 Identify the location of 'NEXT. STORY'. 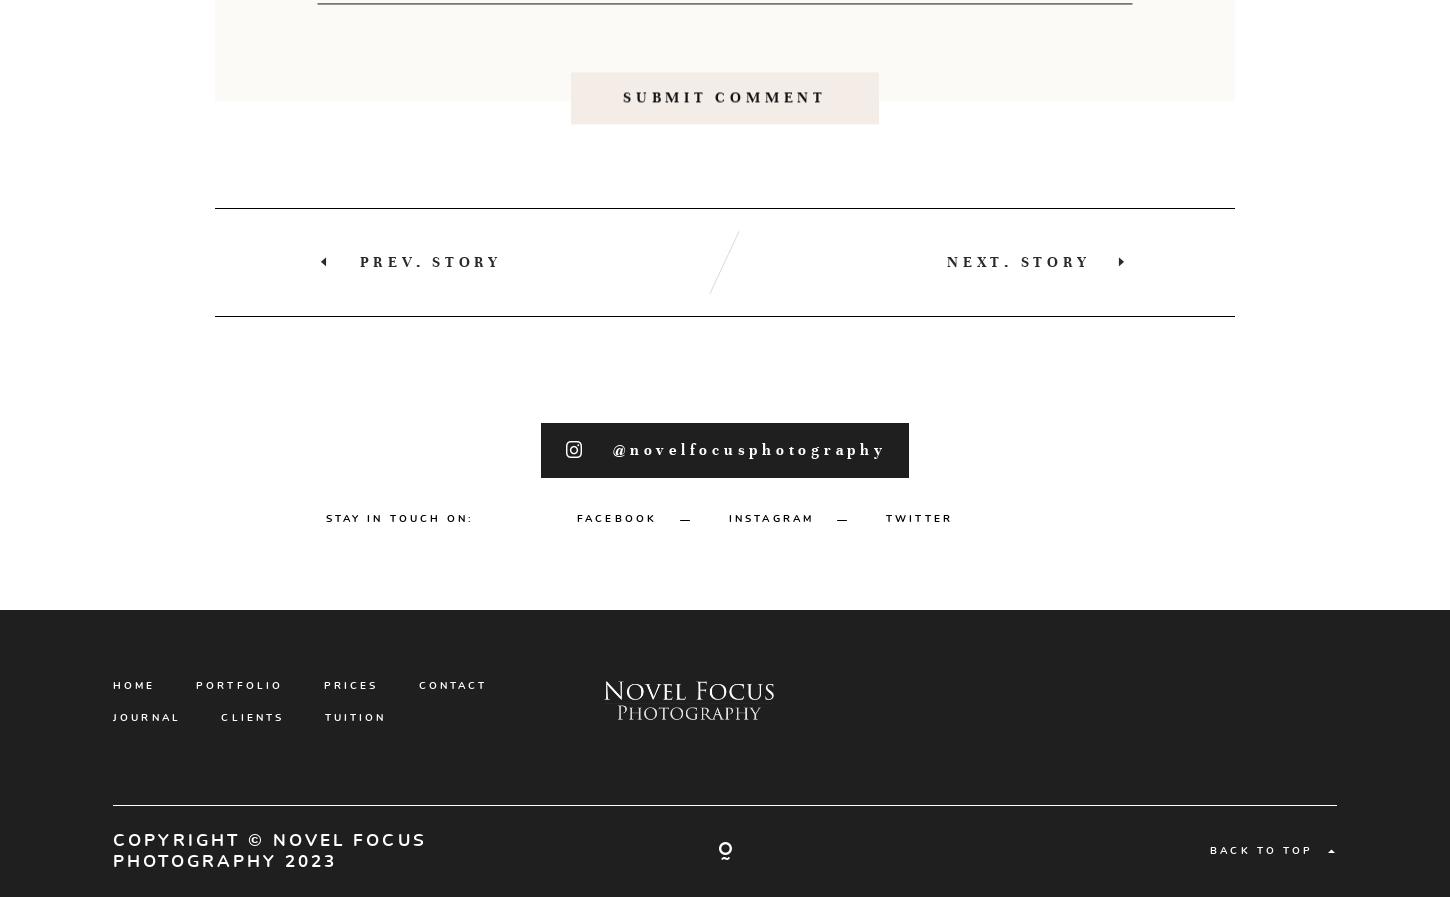
(1018, 350).